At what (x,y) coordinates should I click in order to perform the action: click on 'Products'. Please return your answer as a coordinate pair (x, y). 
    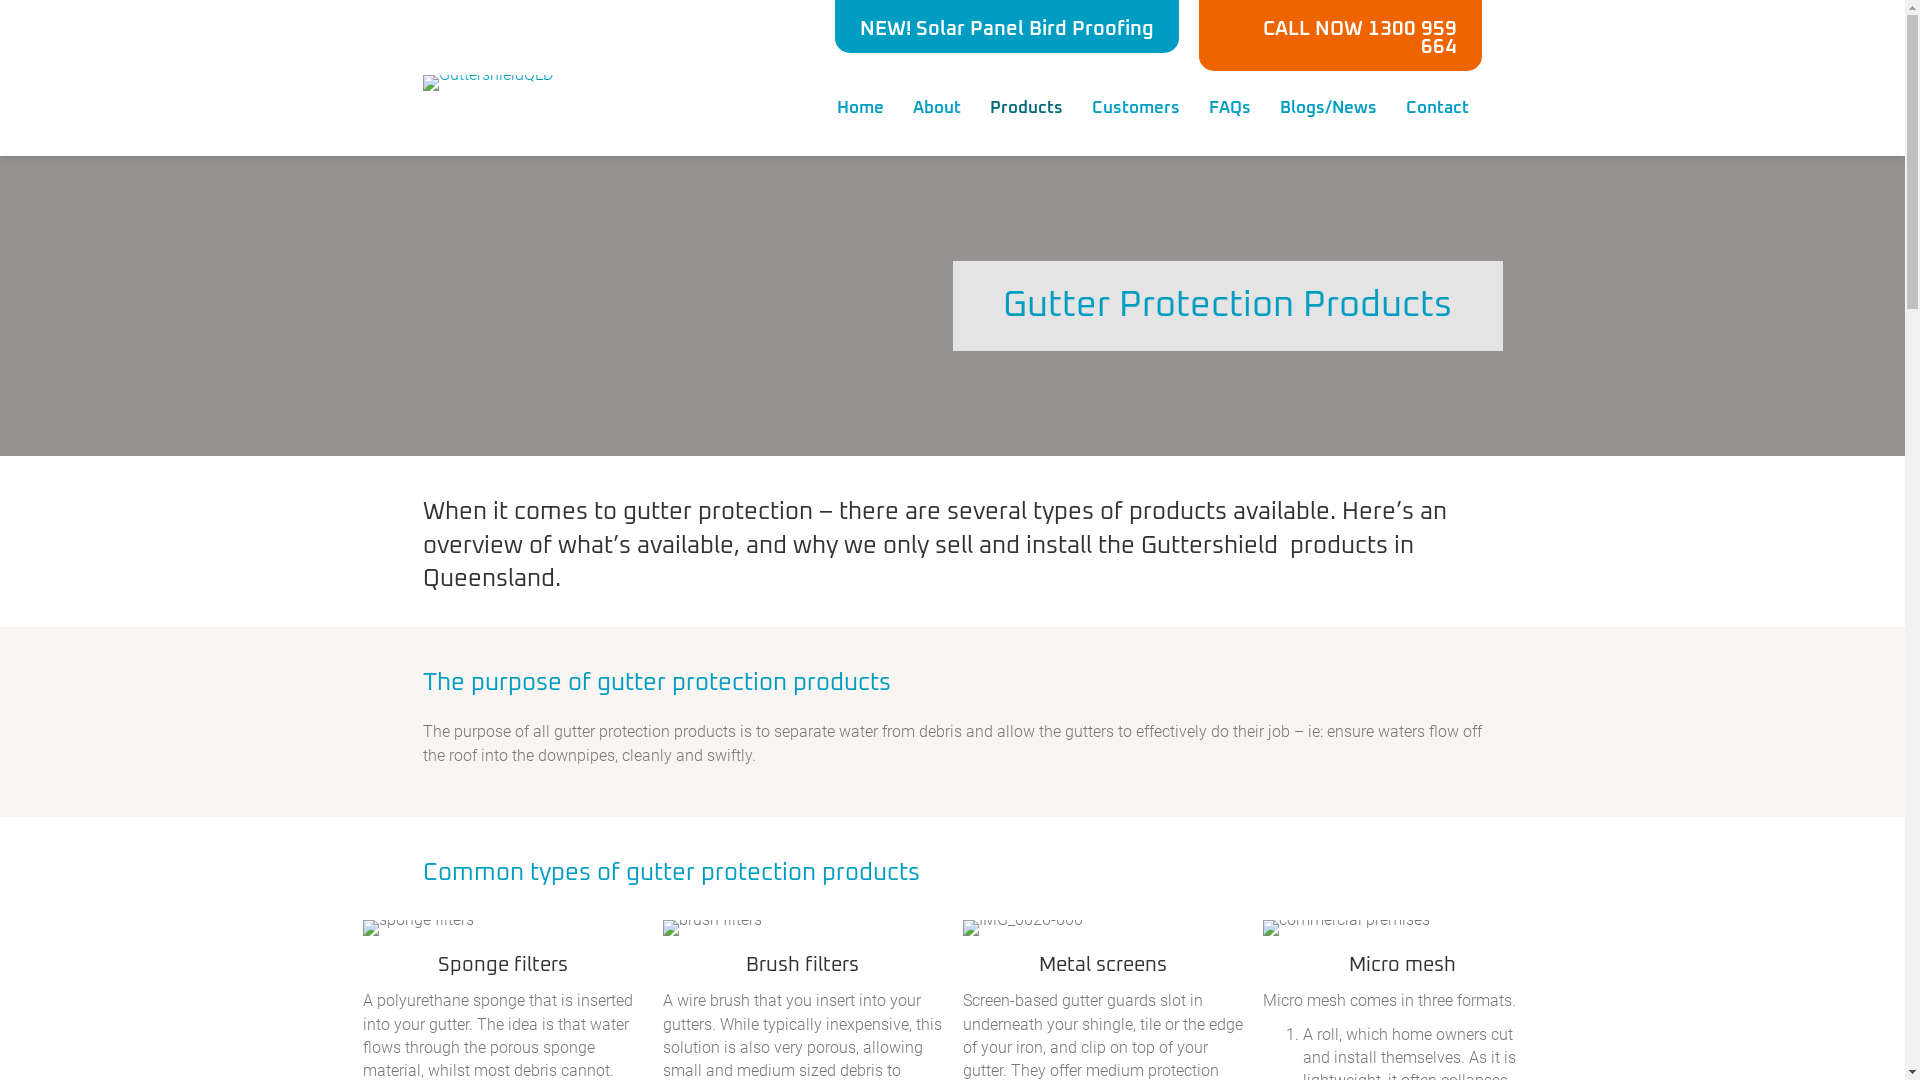
    Looking at the image, I should click on (975, 108).